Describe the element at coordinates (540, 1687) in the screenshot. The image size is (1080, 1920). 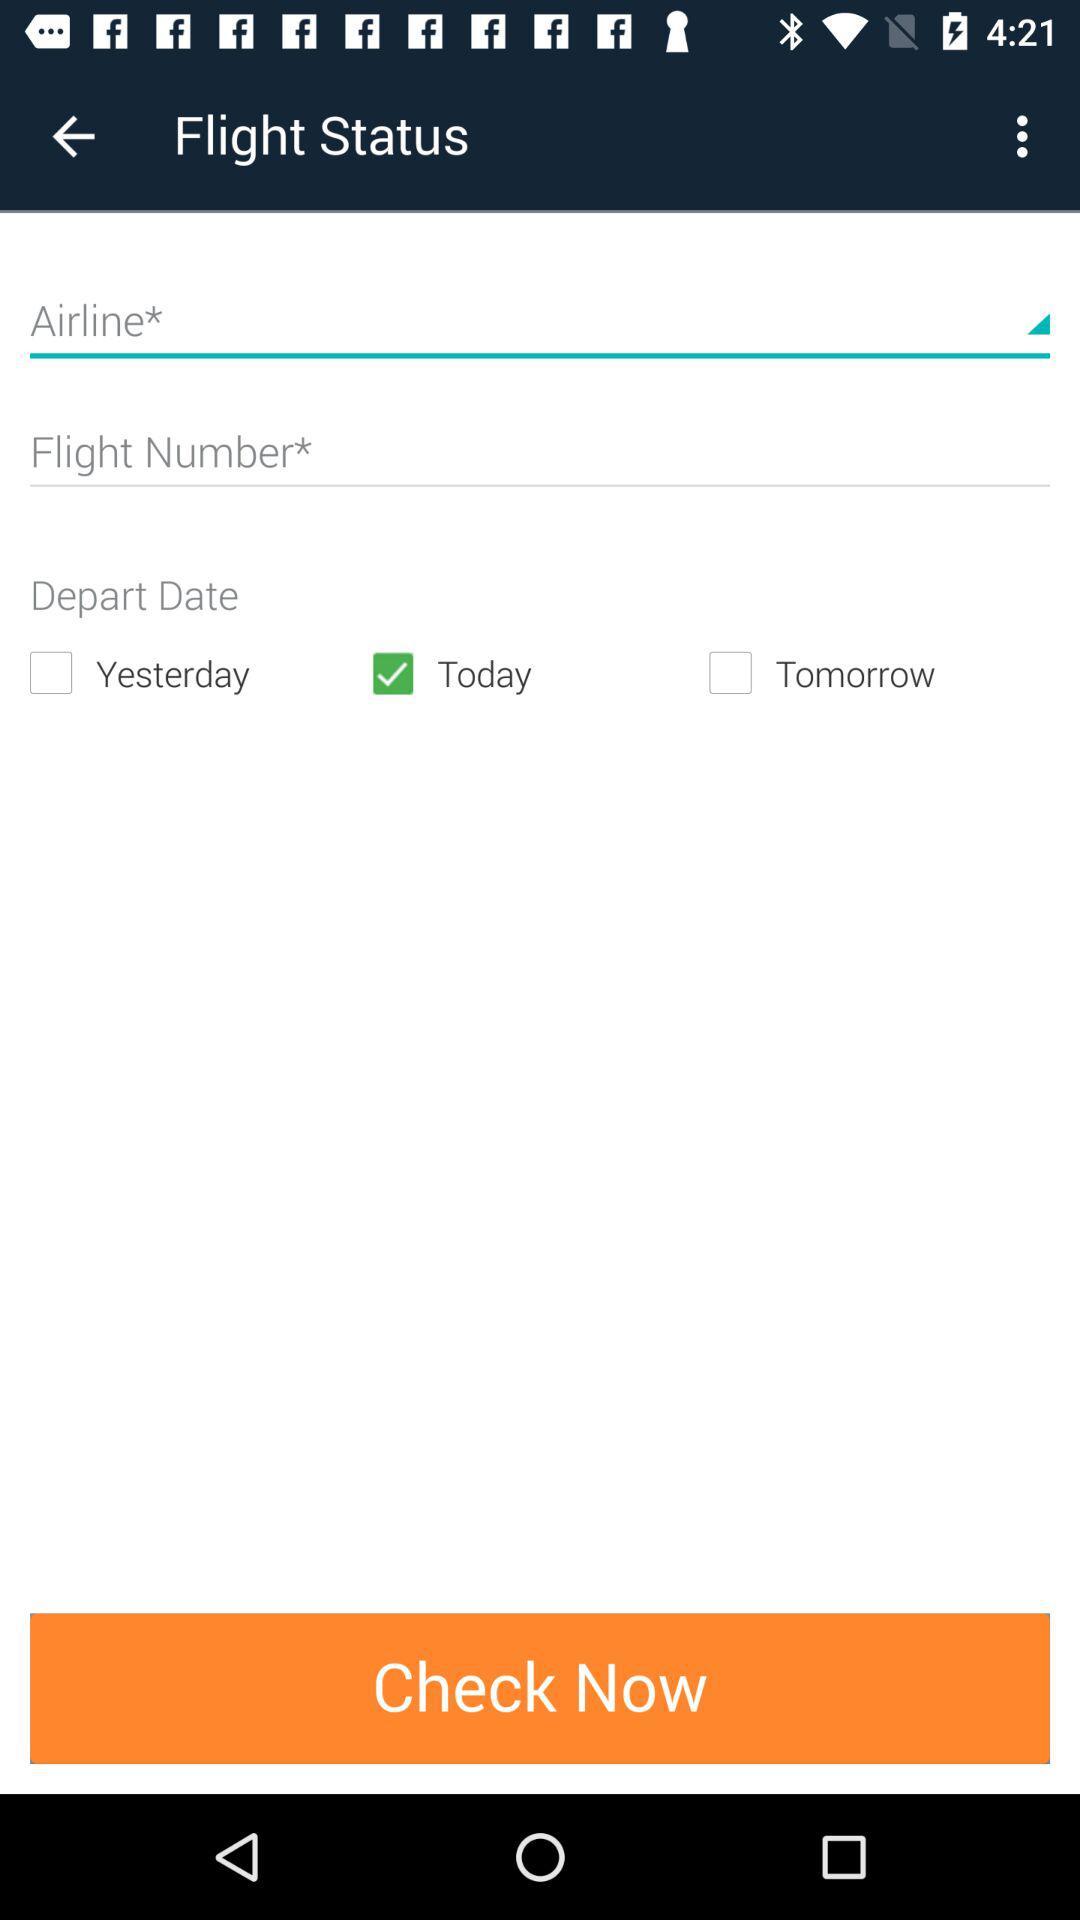
I see `the check now` at that location.